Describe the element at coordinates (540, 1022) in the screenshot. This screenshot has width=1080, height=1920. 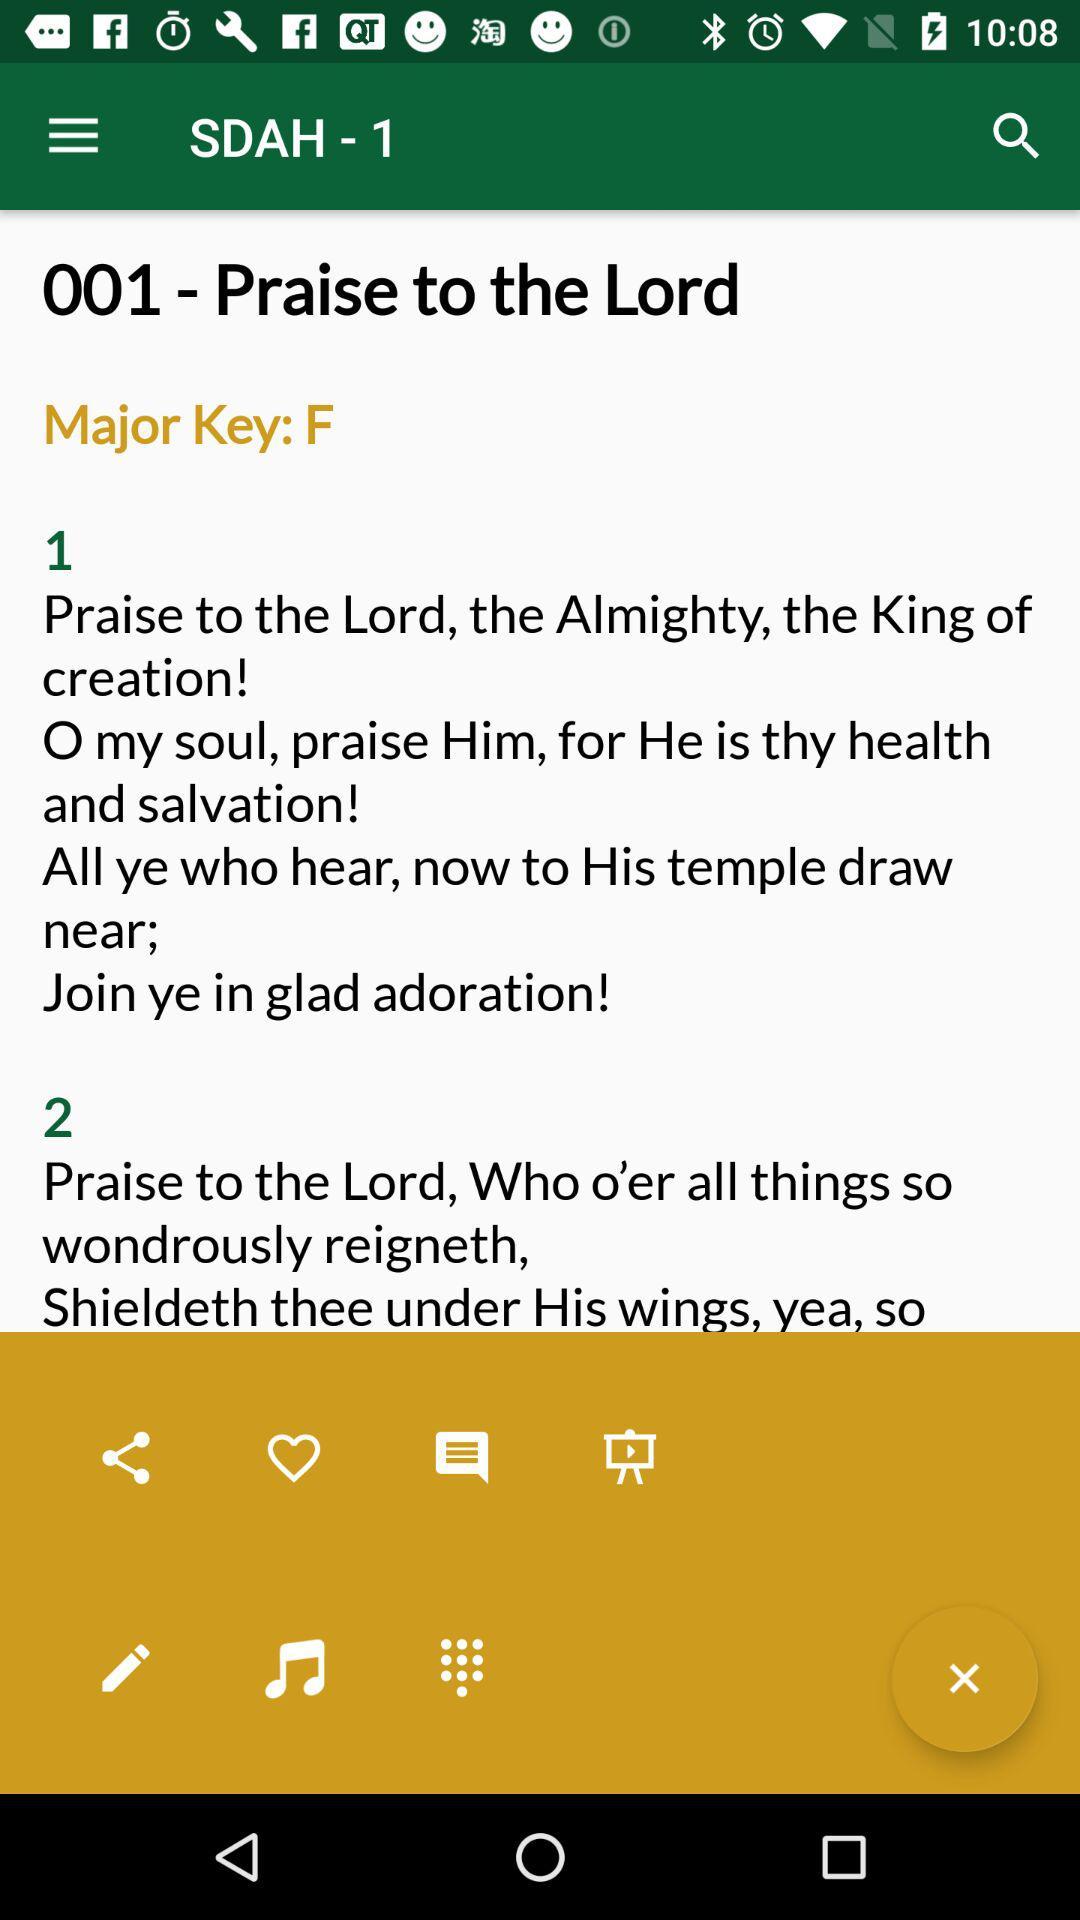
I see `001 praise to item` at that location.